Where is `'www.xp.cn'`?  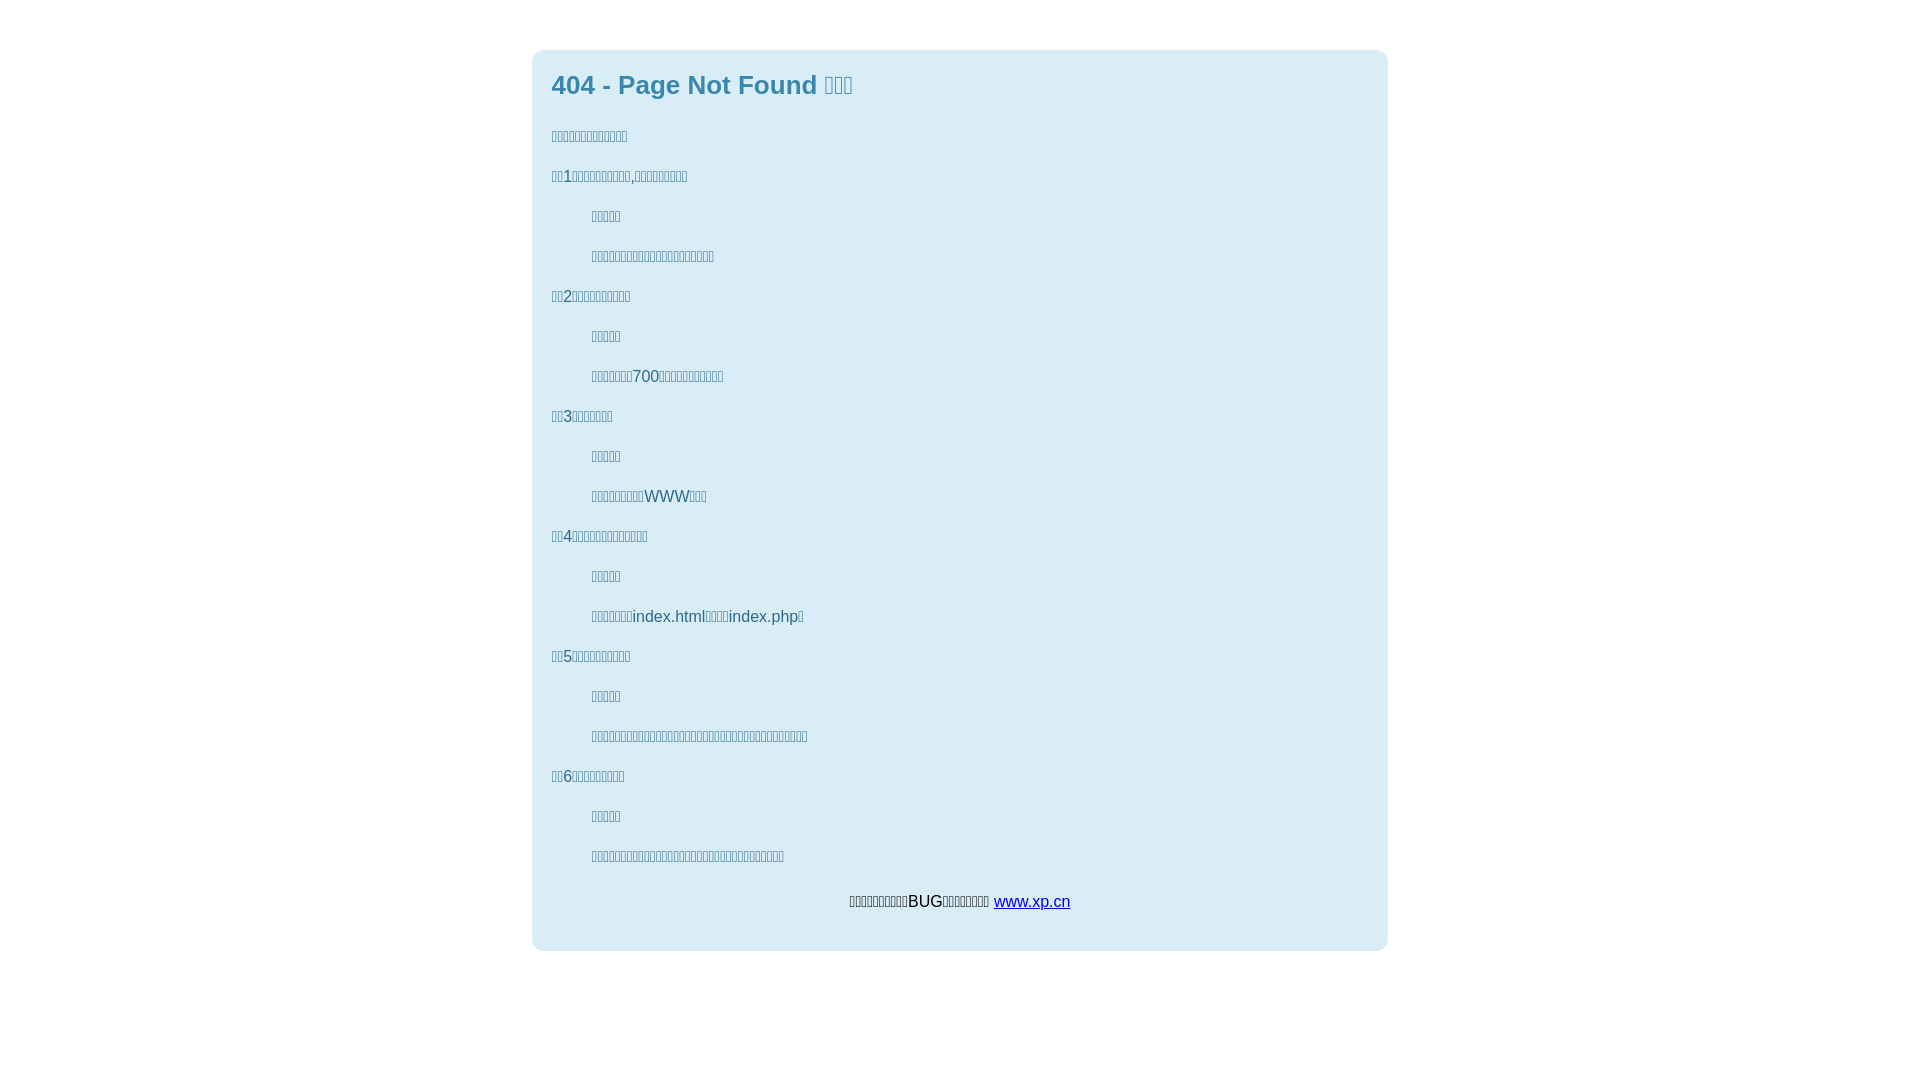 'www.xp.cn' is located at coordinates (1032, 901).